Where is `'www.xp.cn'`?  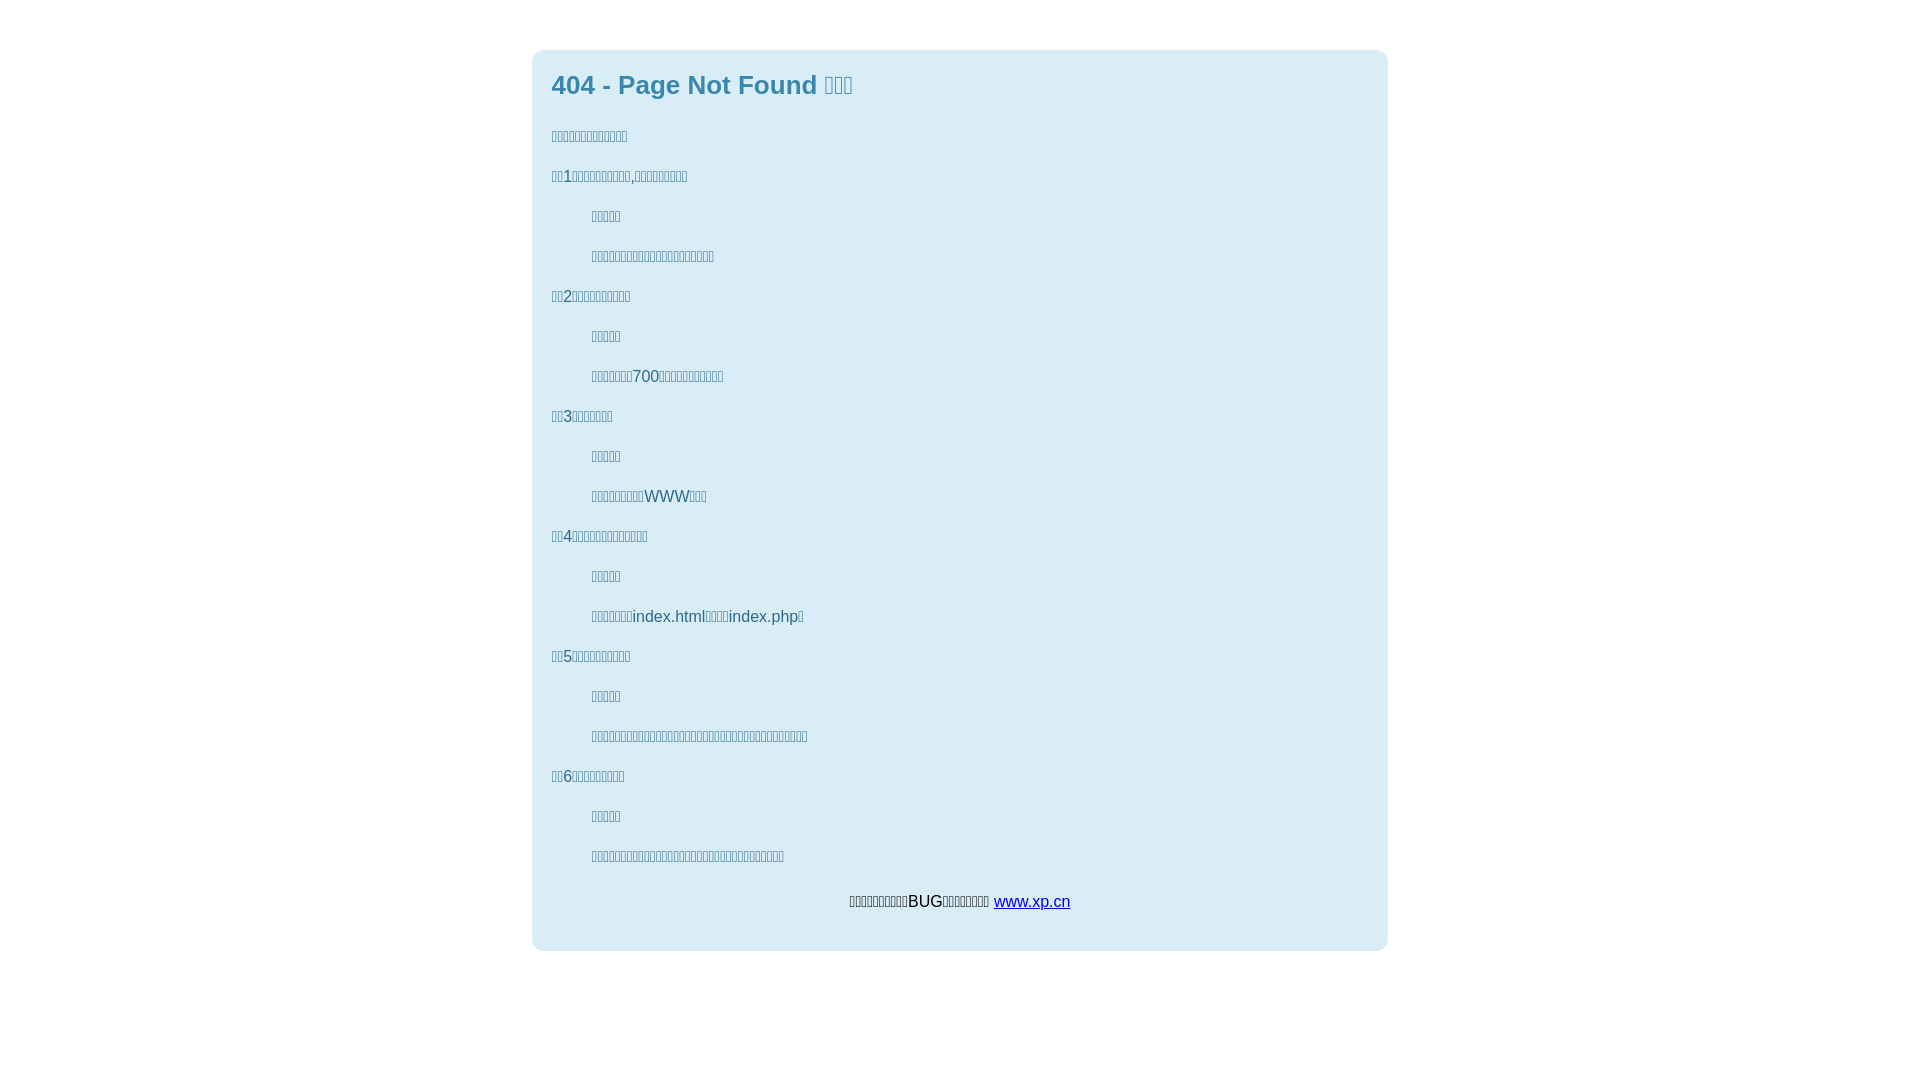 'www.xp.cn' is located at coordinates (1032, 901).